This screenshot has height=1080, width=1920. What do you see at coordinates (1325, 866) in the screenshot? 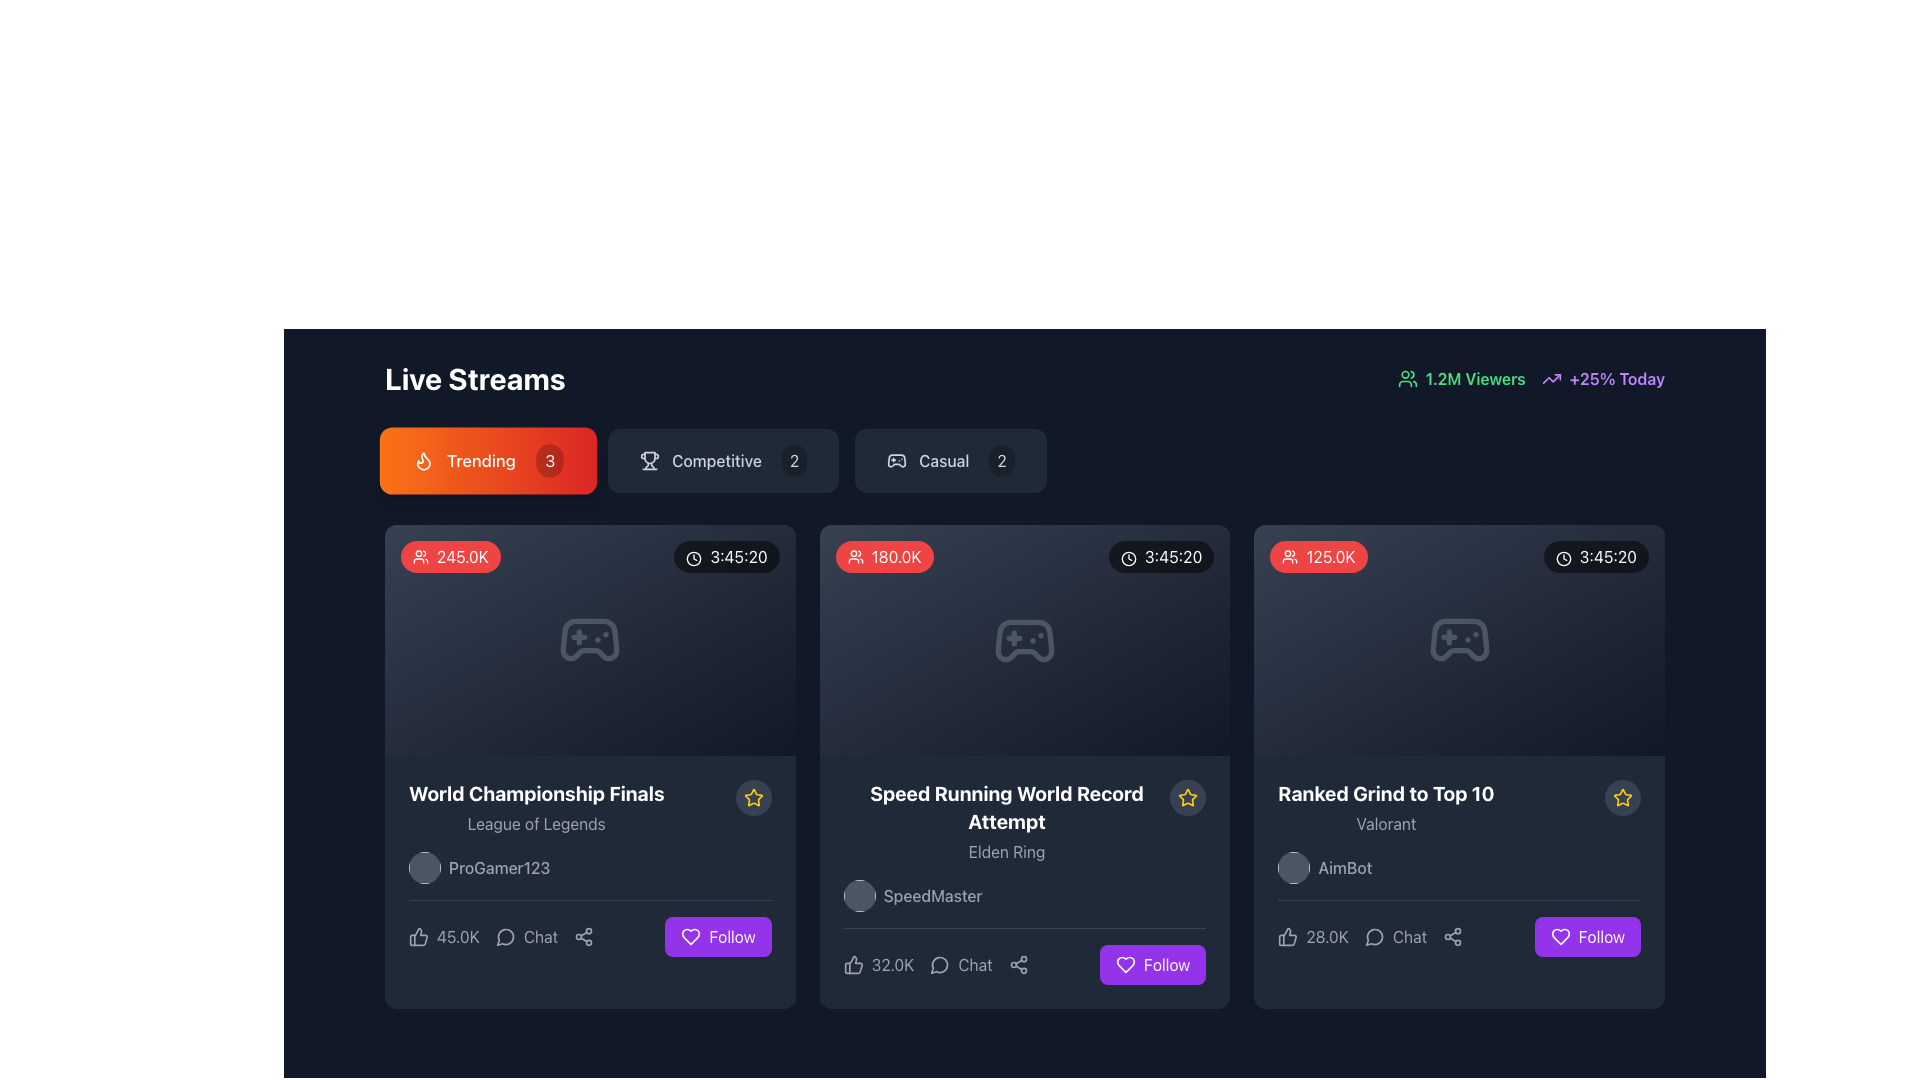
I see `the username of the streamer or content creator located within the bottom section of the third card in the live streams grid under 'Ranked Grind to Top 10'` at bounding box center [1325, 866].